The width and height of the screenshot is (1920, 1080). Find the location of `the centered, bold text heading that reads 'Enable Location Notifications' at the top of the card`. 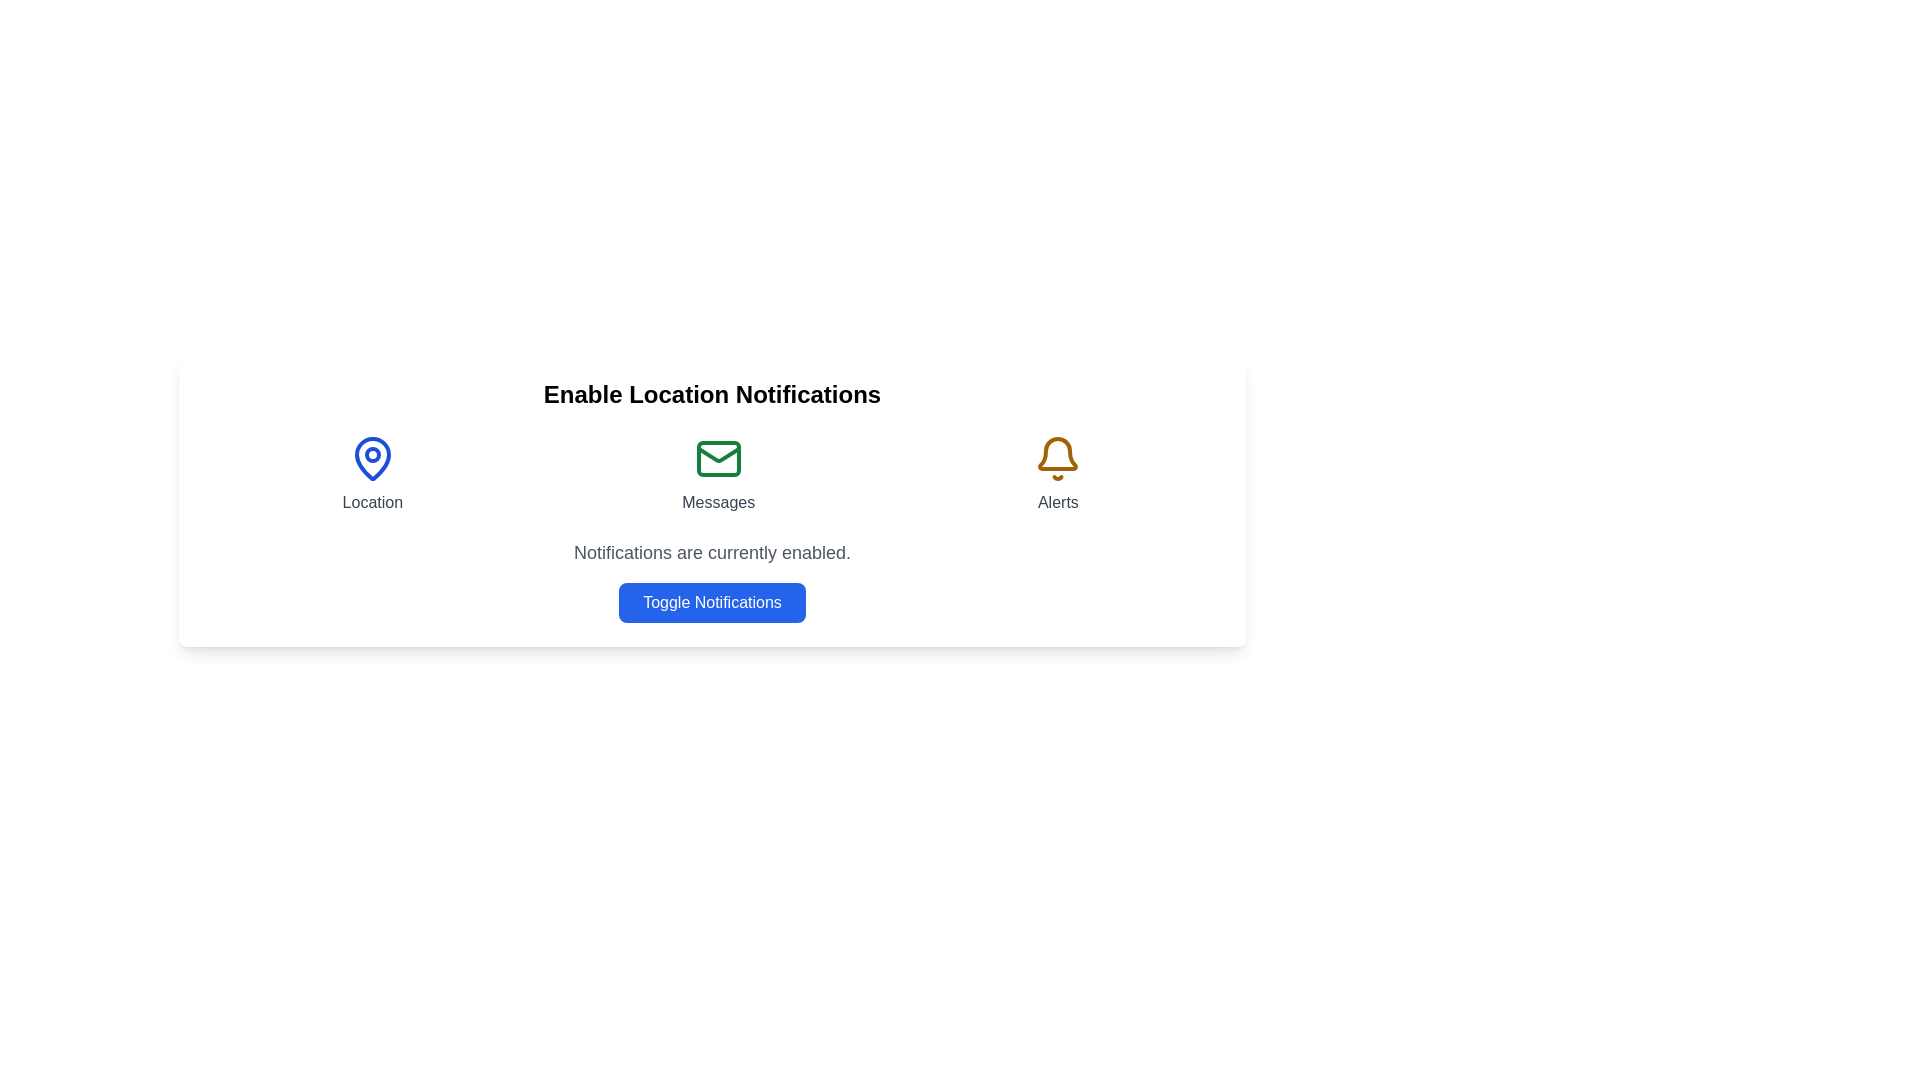

the centered, bold text heading that reads 'Enable Location Notifications' at the top of the card is located at coordinates (712, 394).